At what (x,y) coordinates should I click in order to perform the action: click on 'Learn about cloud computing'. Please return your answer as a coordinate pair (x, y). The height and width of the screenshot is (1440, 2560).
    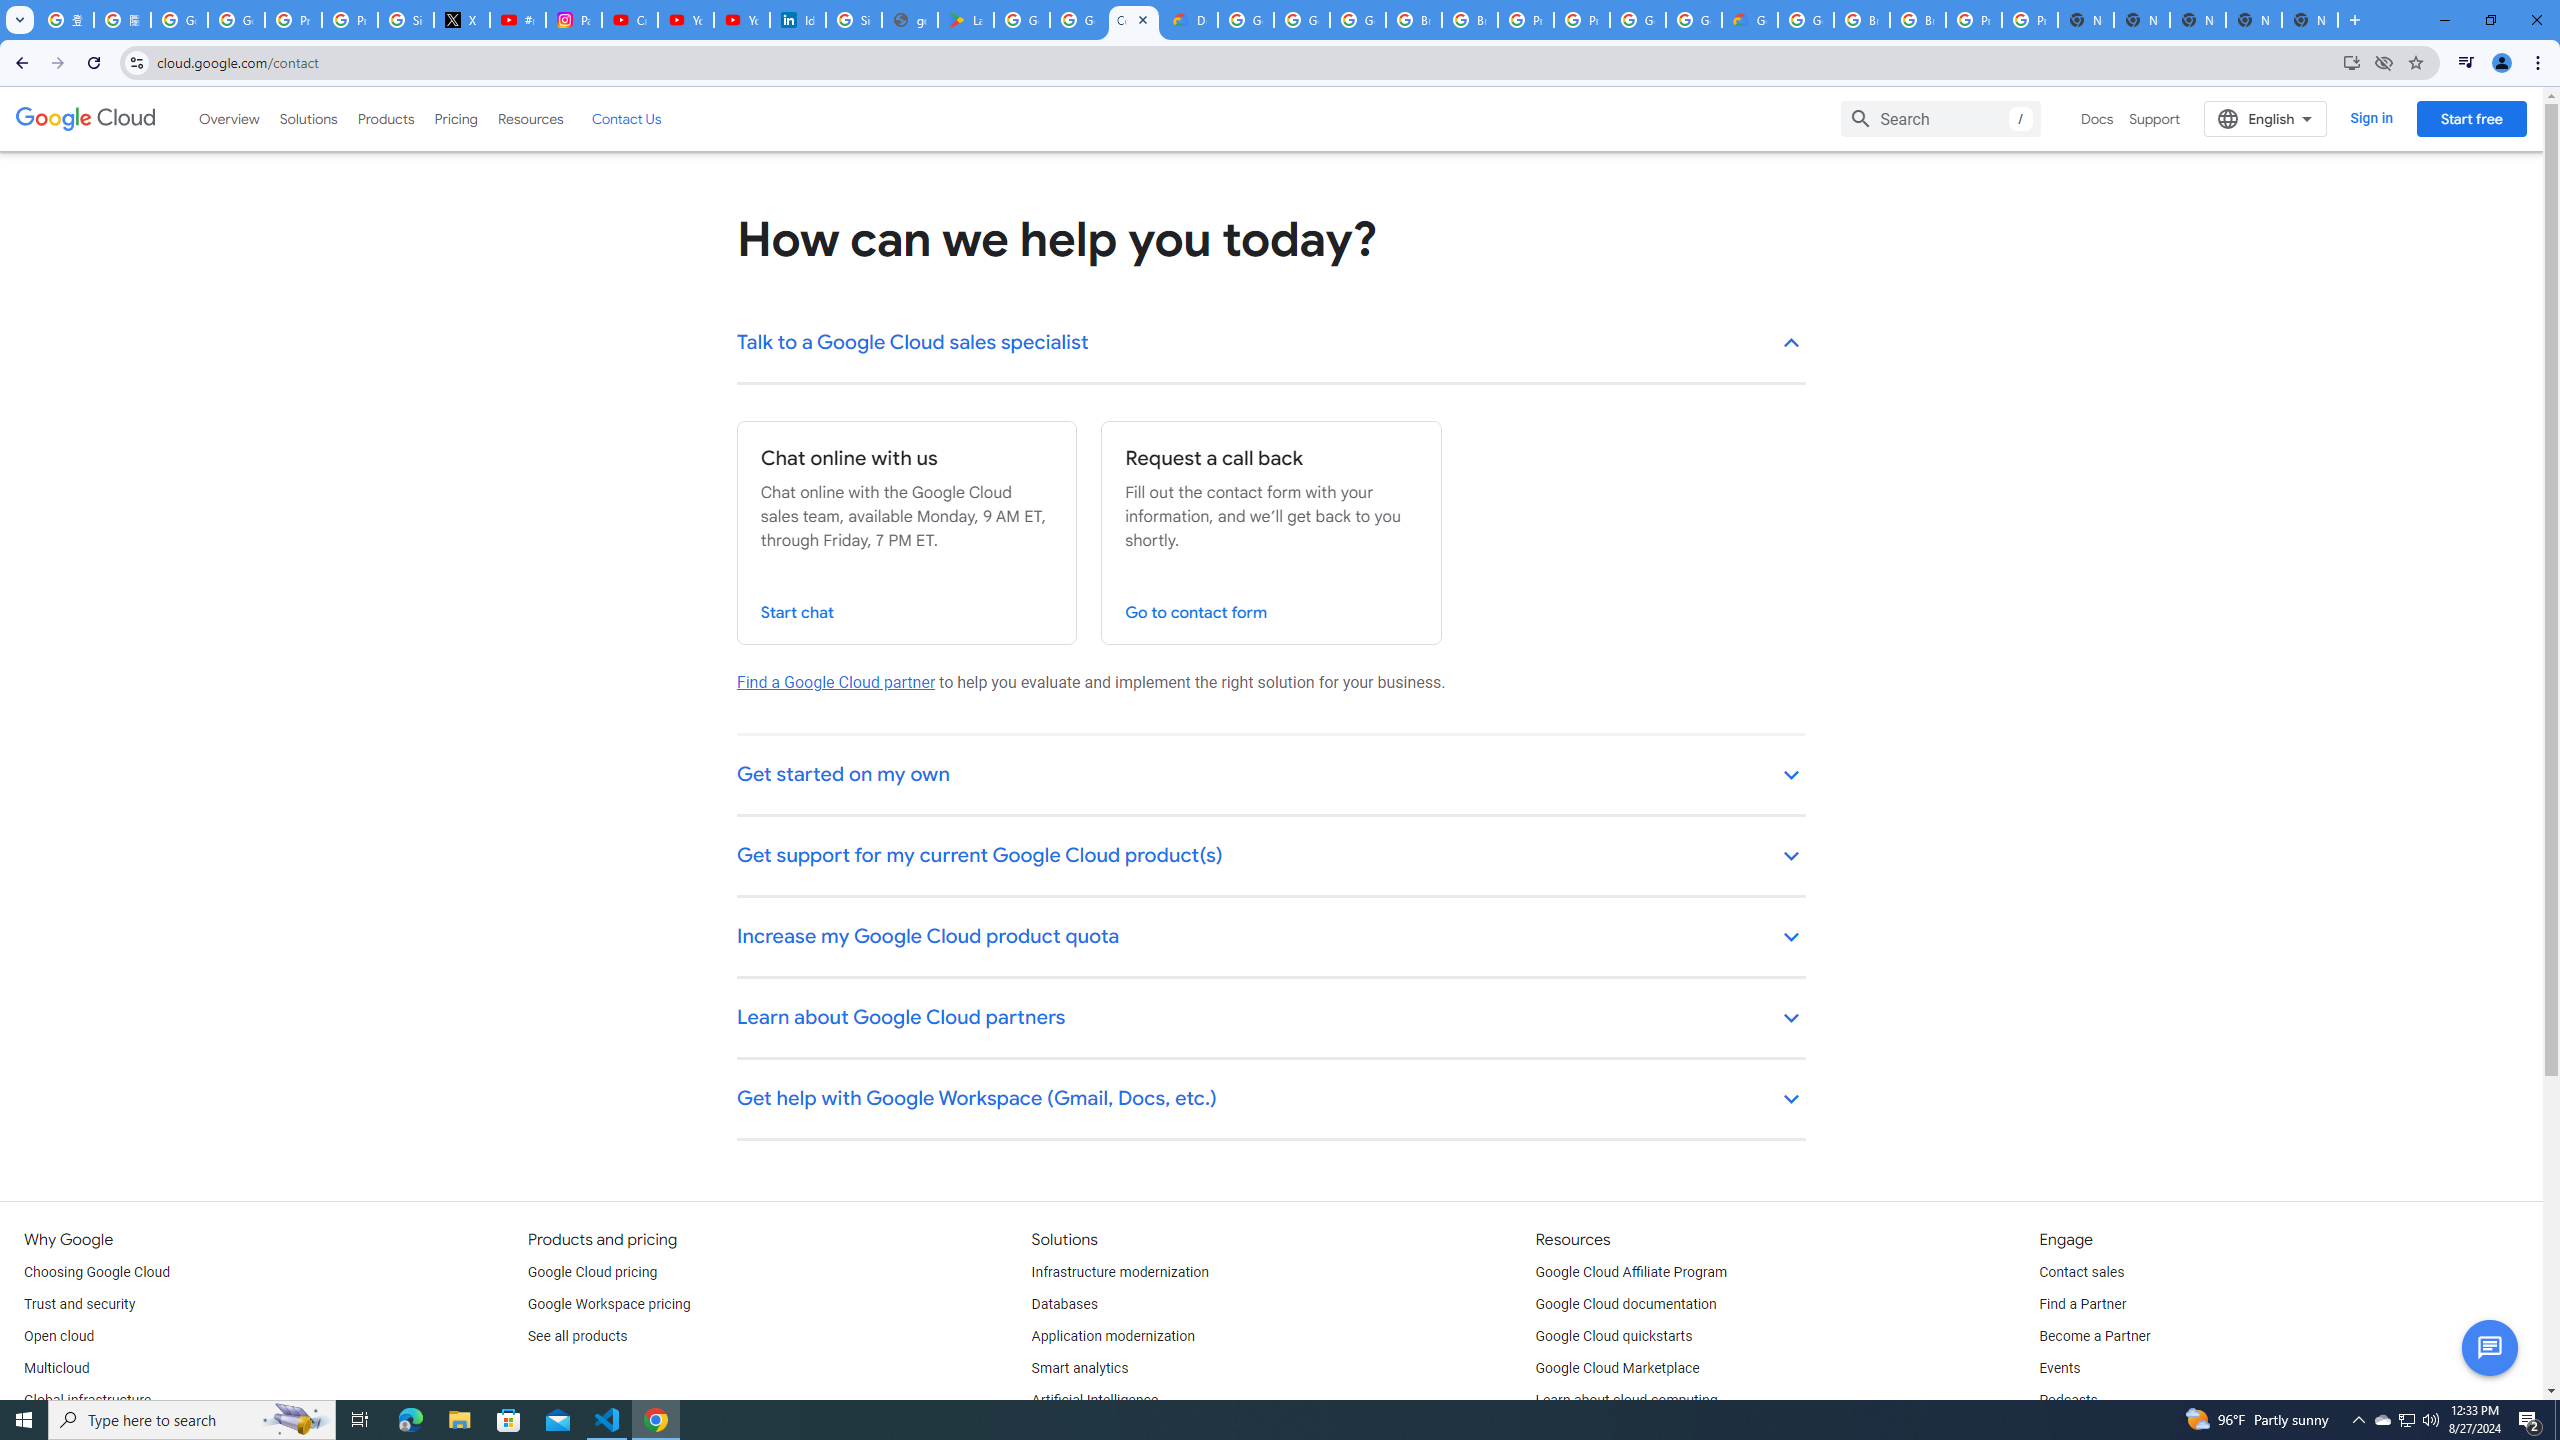
    Looking at the image, I should click on (1626, 1401).